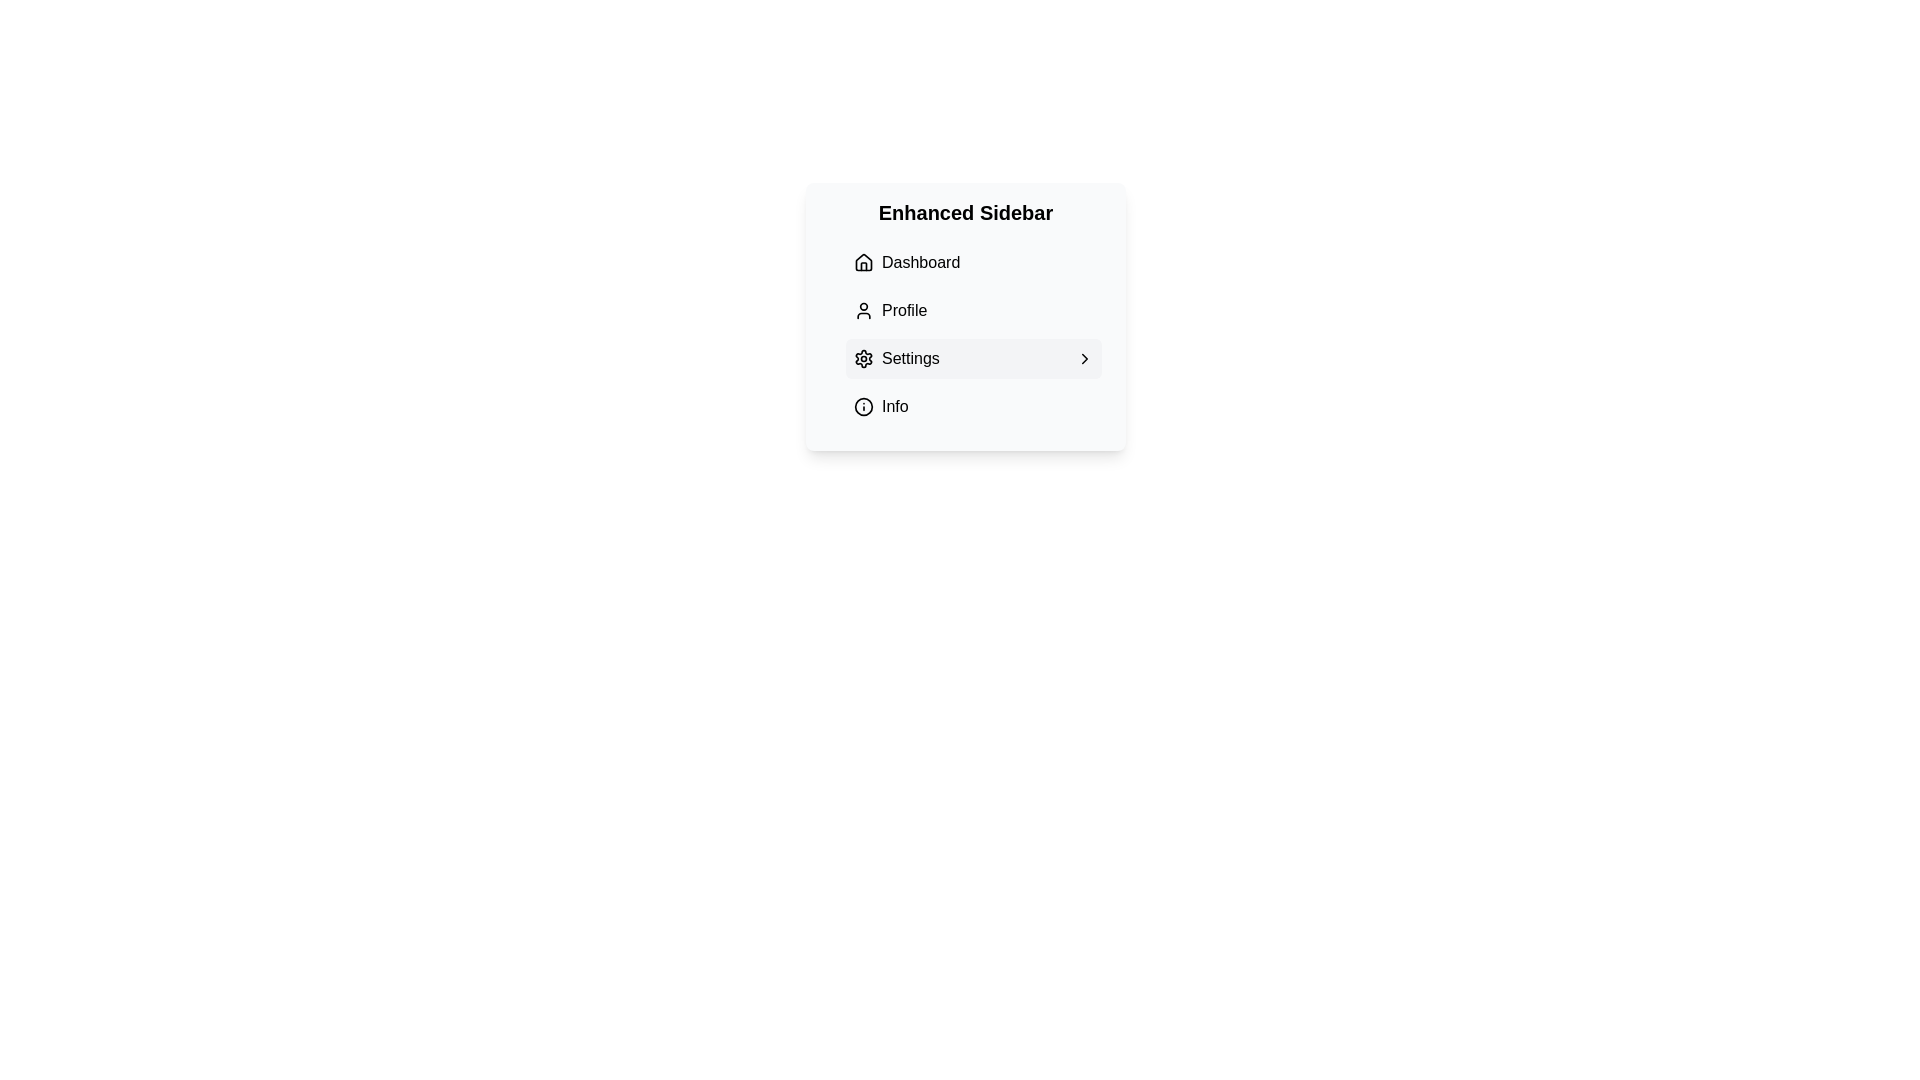  What do you see at coordinates (864, 357) in the screenshot?
I see `the gear-shaped icon in the 'Settings' menu` at bounding box center [864, 357].